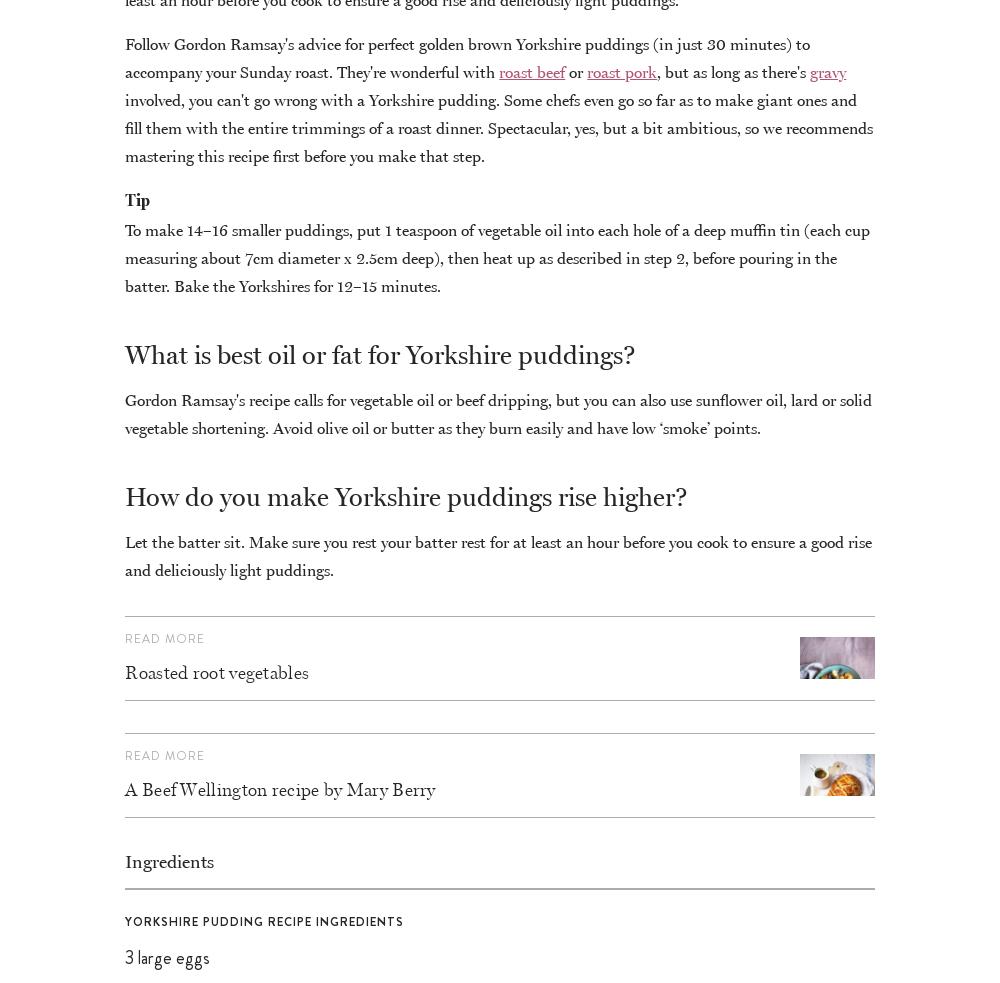  Describe the element at coordinates (497, 411) in the screenshot. I see `'Gordon Ramsay's recipe calls for vegetable oil or beef dripping, but you can also use sunflower oil, lard or solid vegetable shortening. Avoid olive oil or butter as they burn easily and have low ‘smoke’ points.'` at that location.